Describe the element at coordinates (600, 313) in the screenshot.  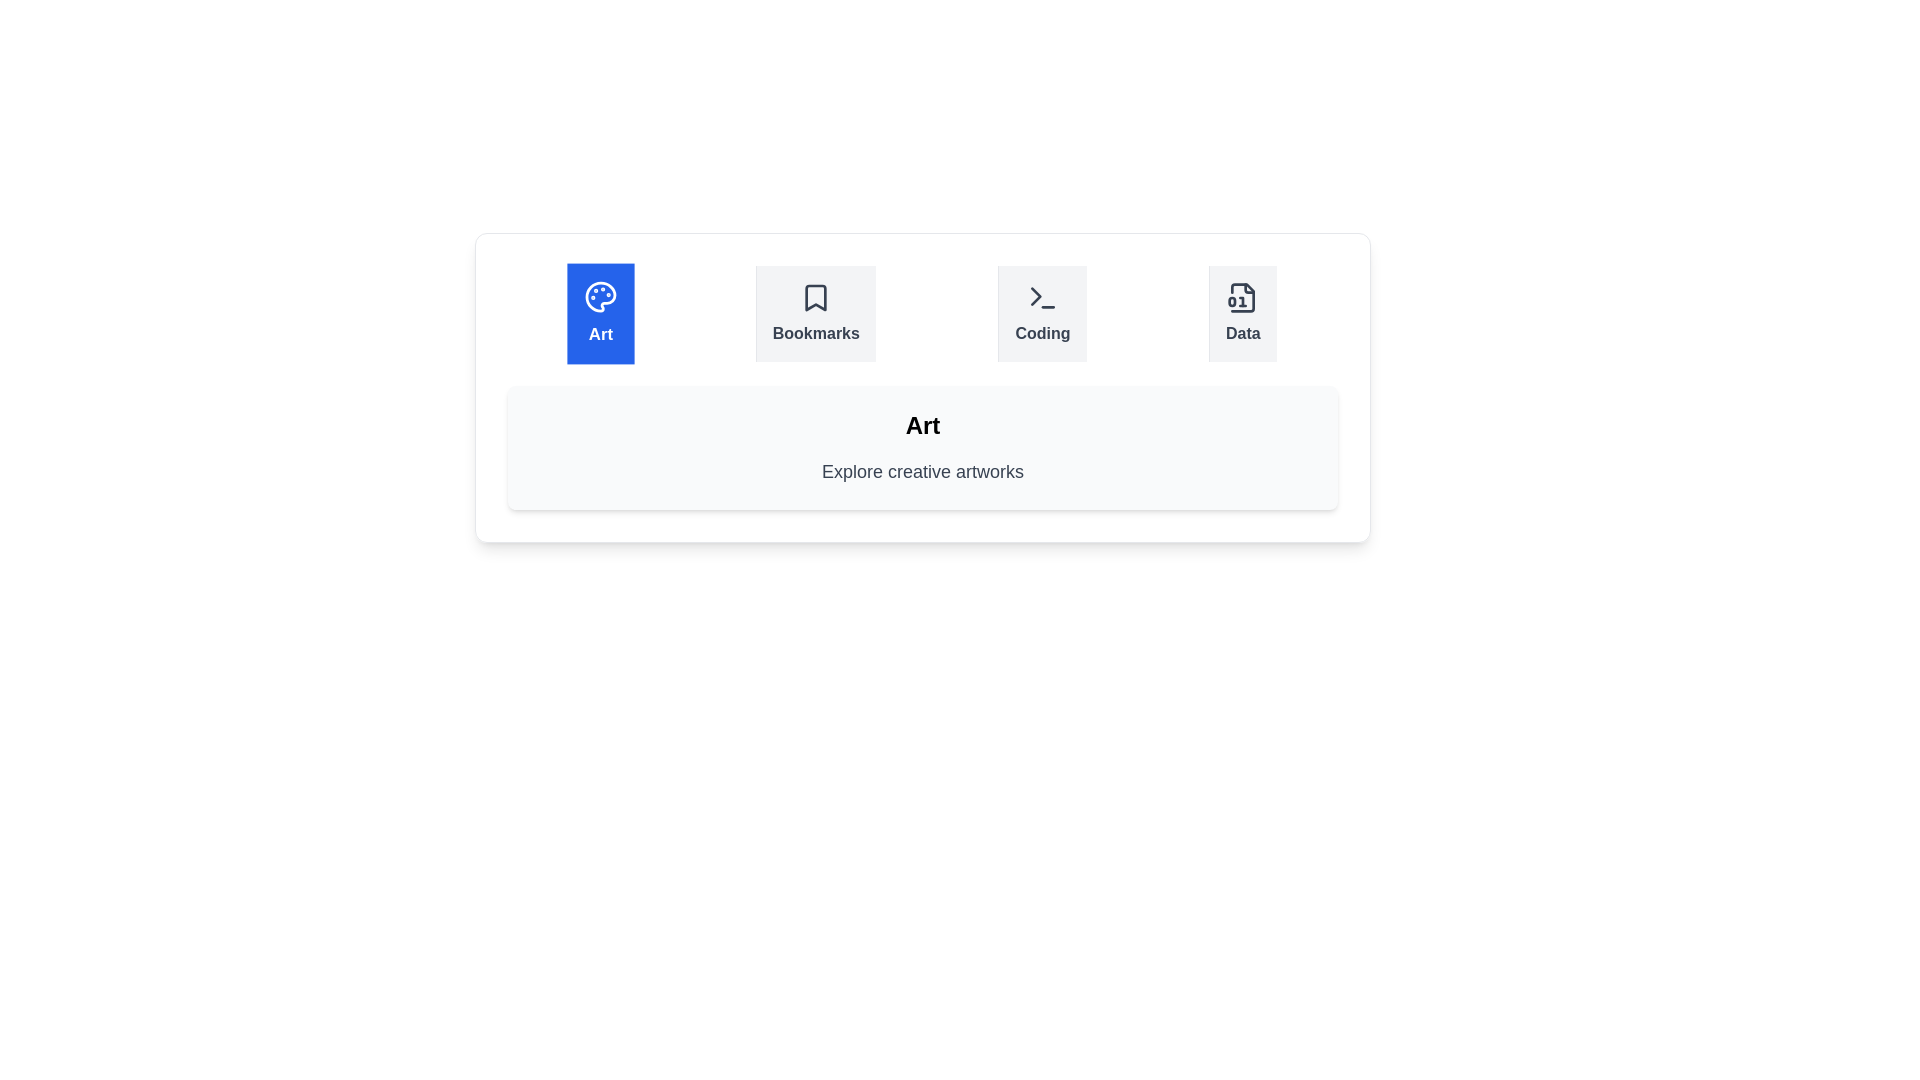
I see `the tab labeled Art to observe its icon and label` at that location.